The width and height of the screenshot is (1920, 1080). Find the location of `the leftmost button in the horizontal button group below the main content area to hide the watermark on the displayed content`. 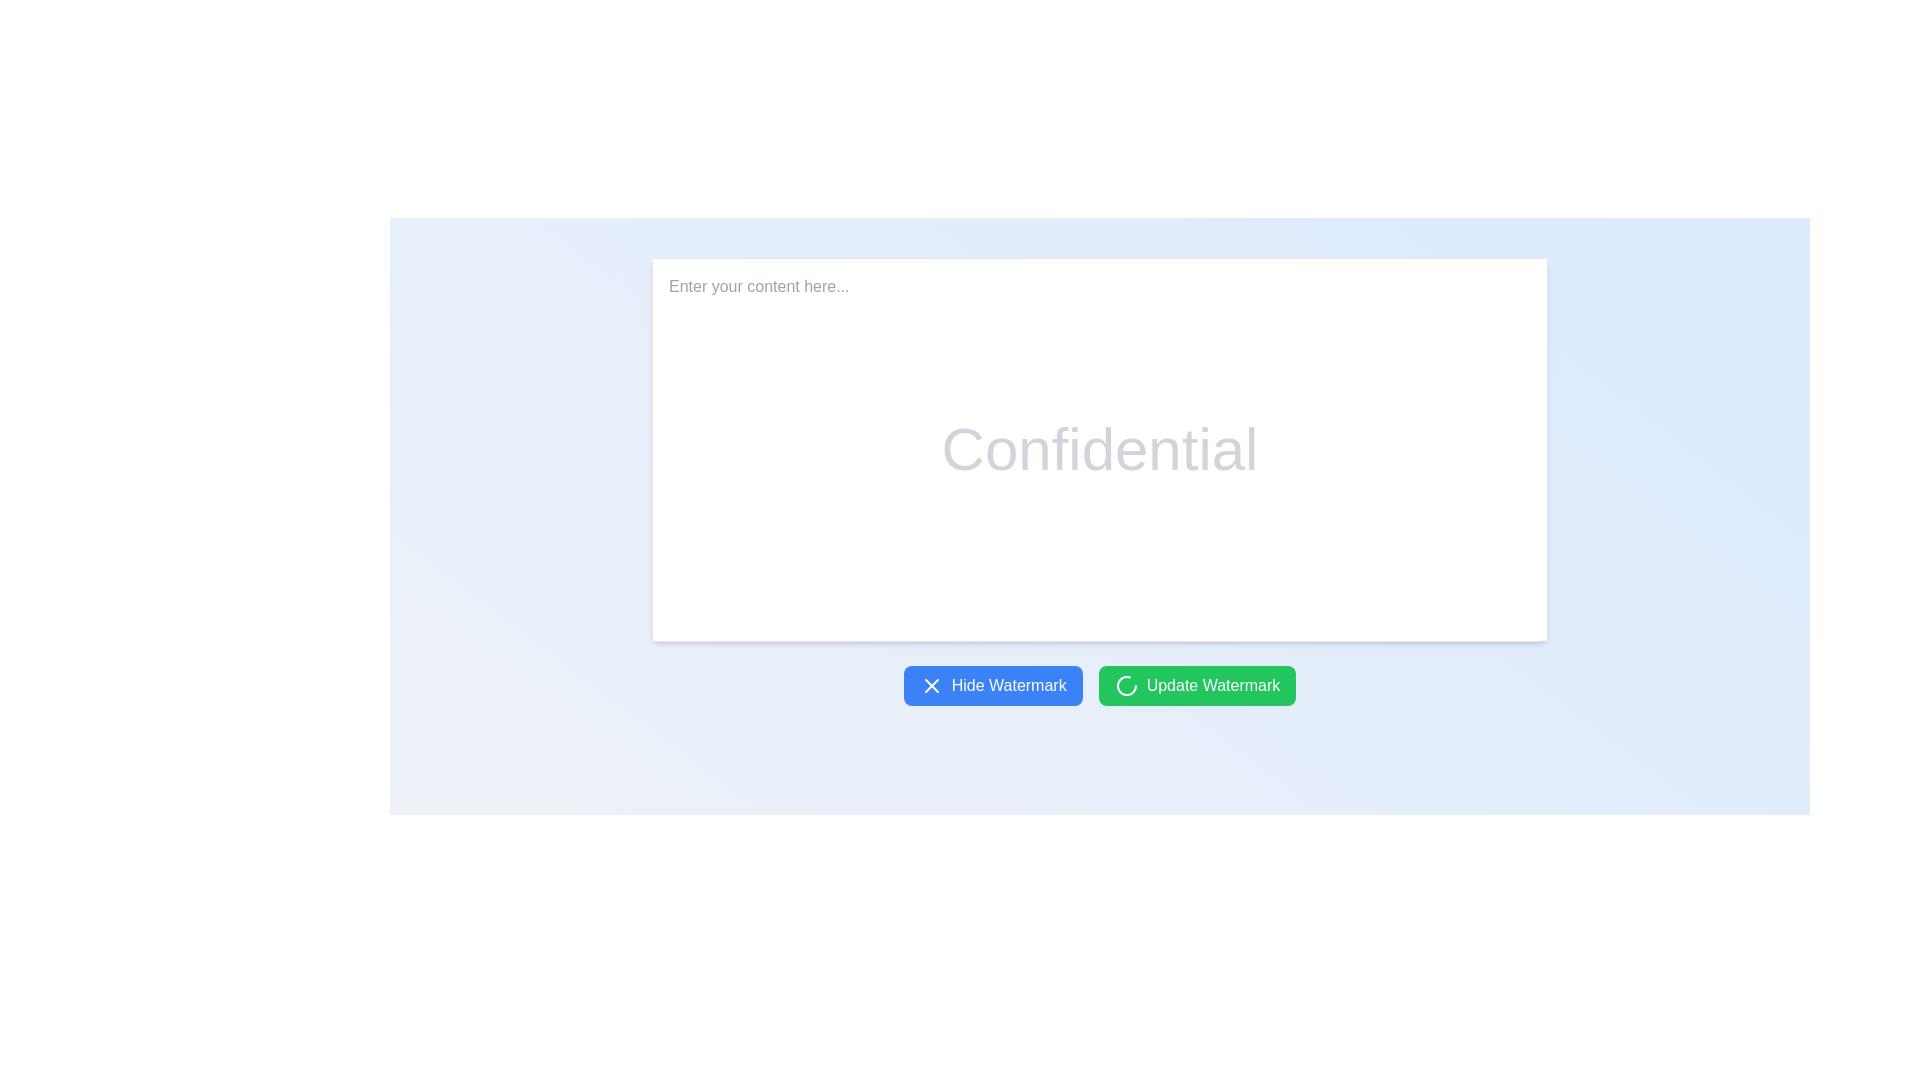

the leftmost button in the horizontal button group below the main content area to hide the watermark on the displayed content is located at coordinates (993, 685).